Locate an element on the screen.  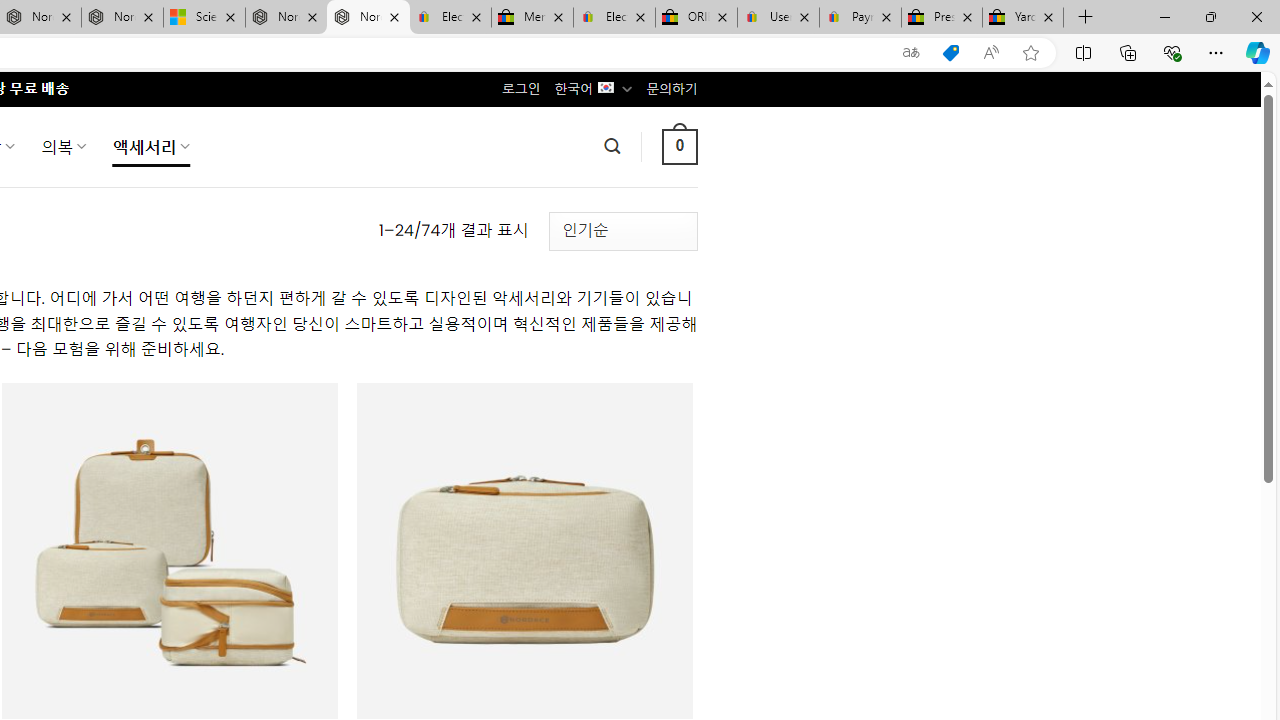
'  0  ' is located at coordinates (679, 145).